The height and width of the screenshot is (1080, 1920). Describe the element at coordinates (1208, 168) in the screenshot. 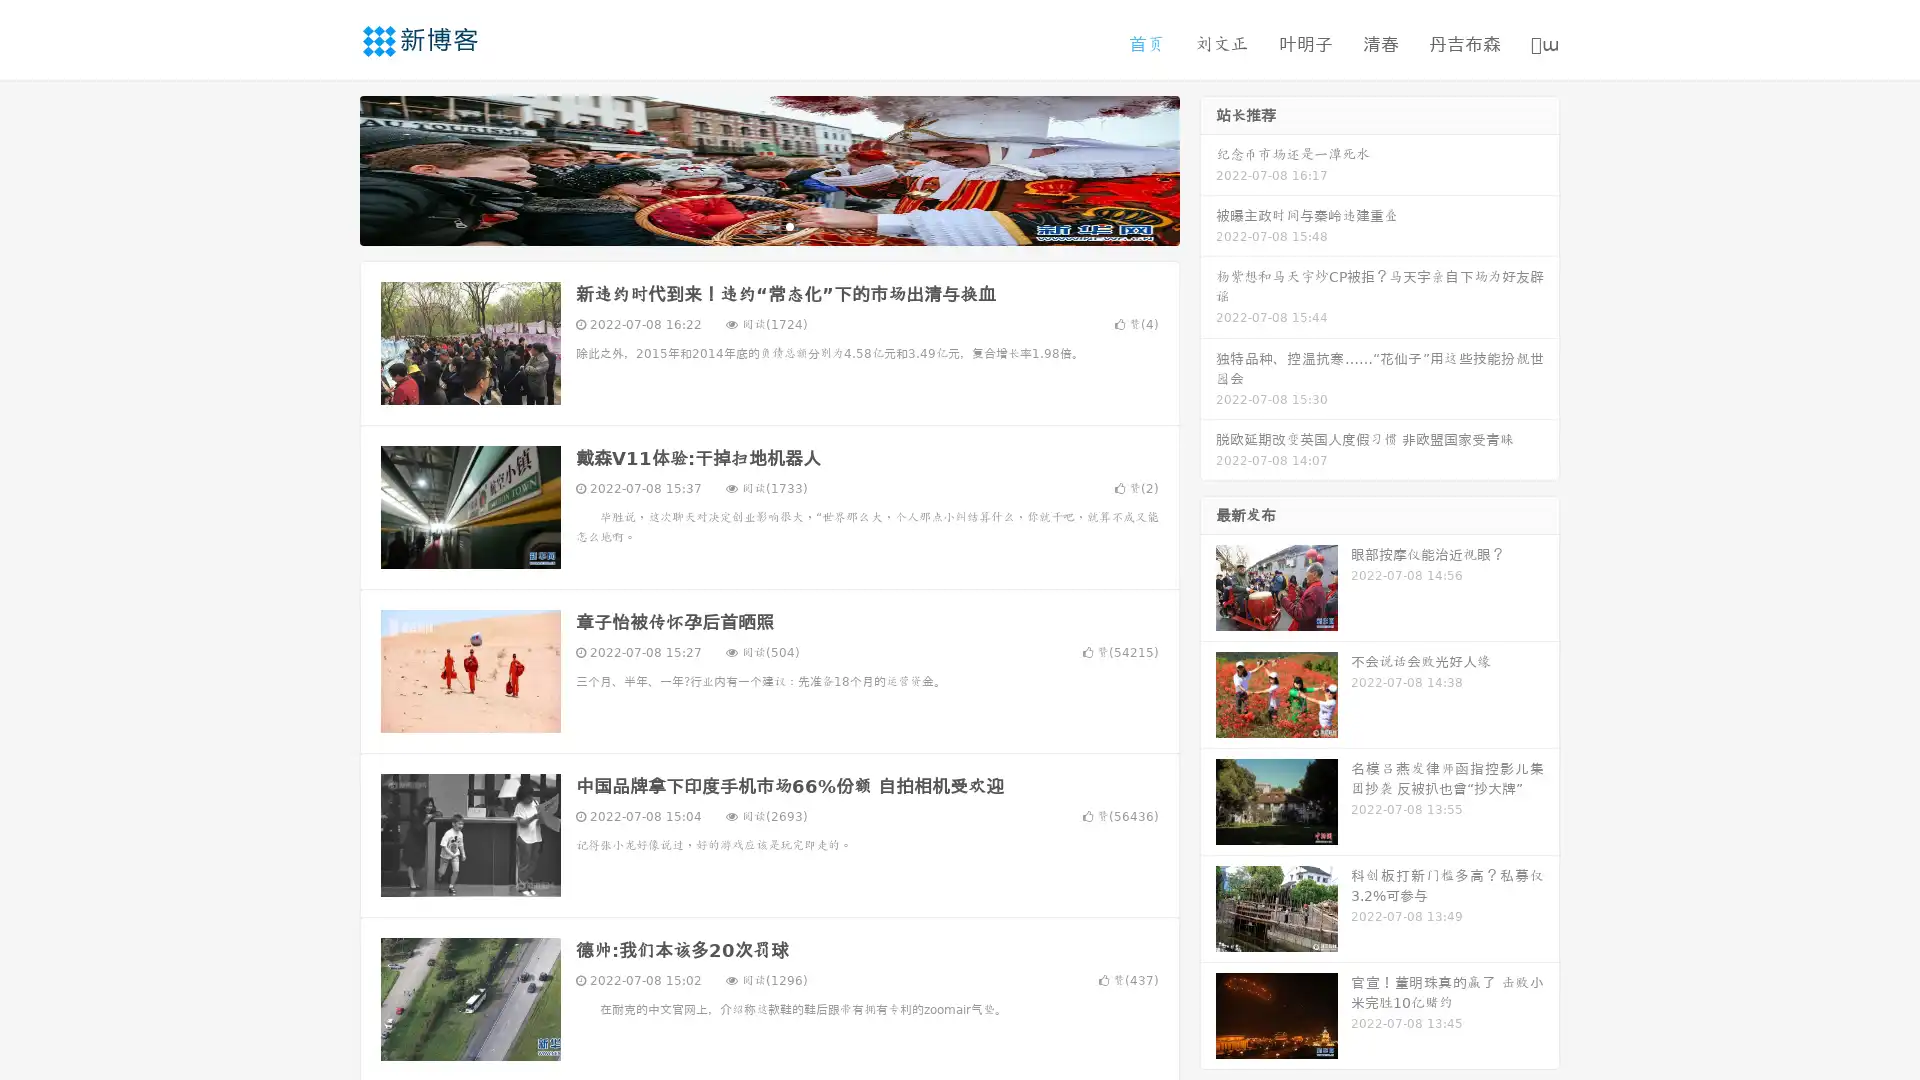

I see `Next slide` at that location.